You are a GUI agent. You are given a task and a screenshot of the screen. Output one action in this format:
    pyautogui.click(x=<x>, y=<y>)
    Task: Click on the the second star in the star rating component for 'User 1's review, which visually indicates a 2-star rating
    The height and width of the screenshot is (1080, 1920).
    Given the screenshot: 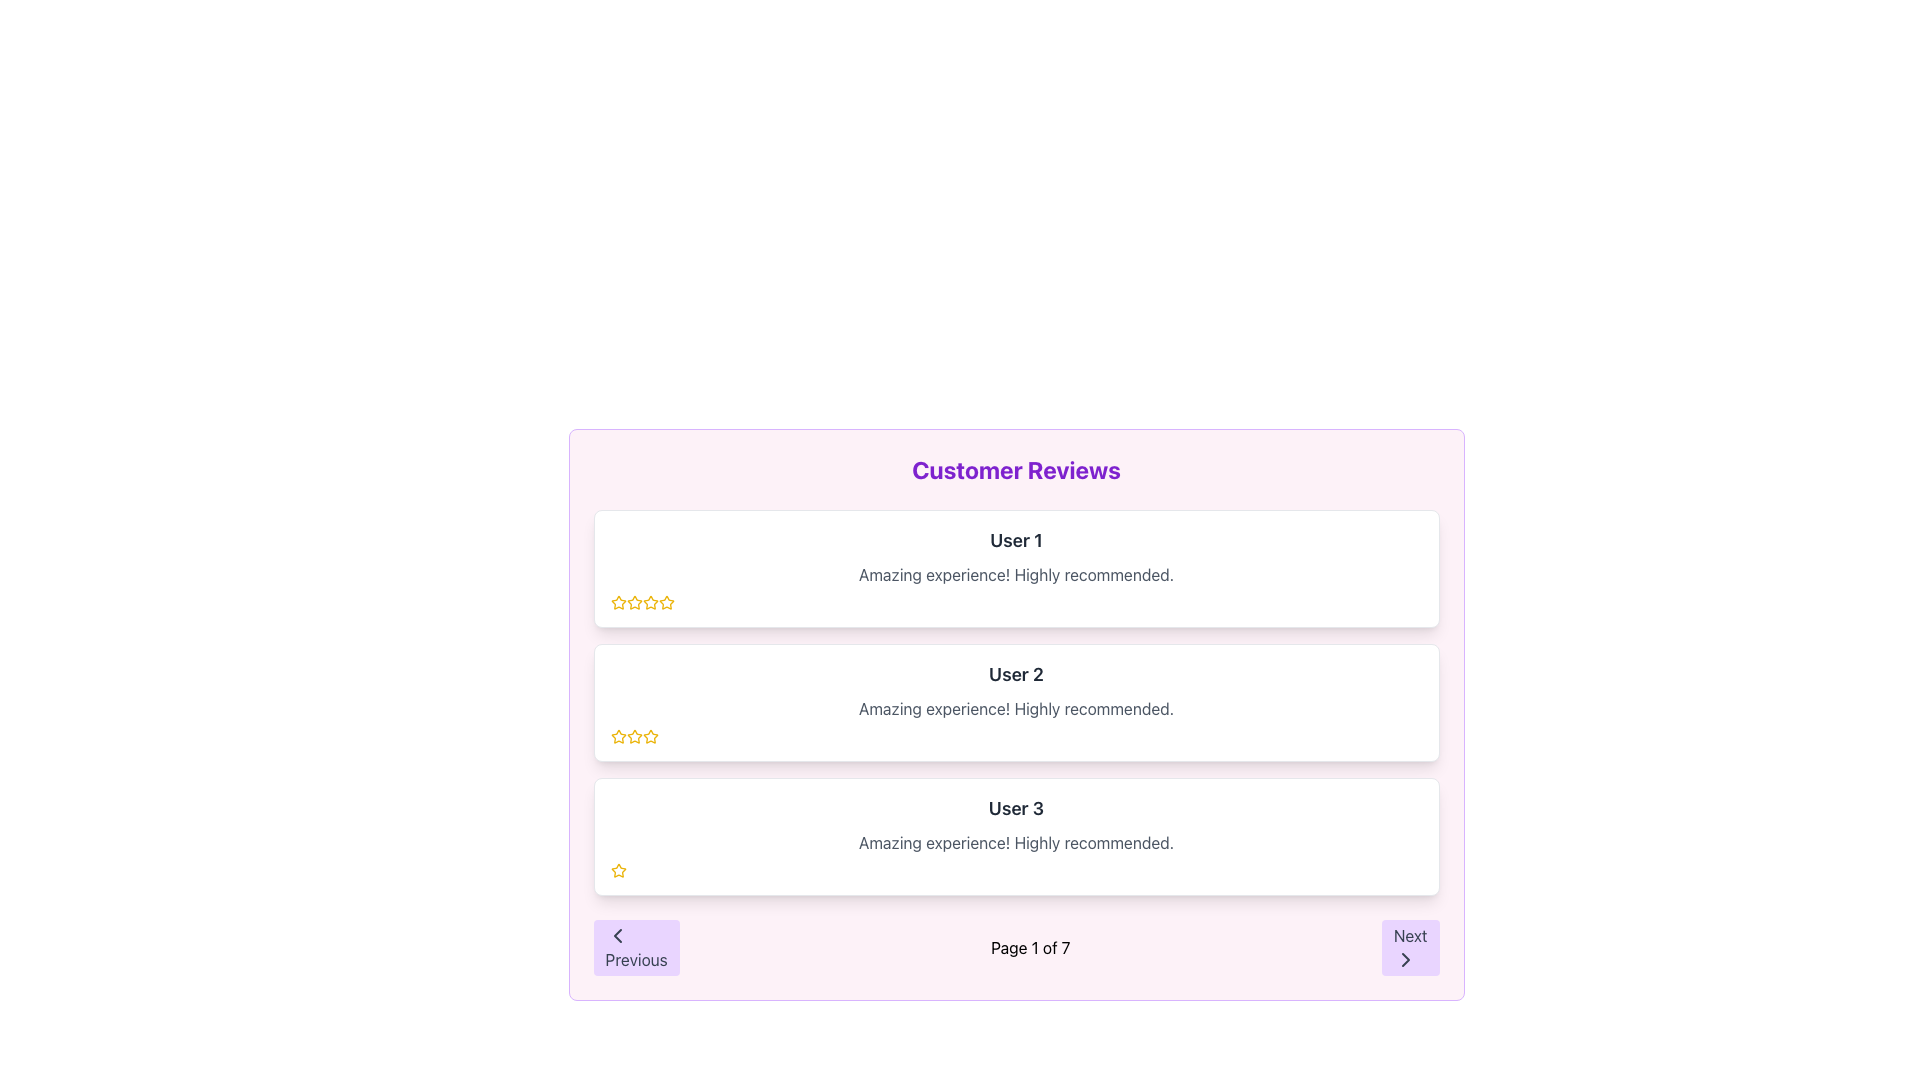 What is the action you would take?
    pyautogui.click(x=633, y=601)
    